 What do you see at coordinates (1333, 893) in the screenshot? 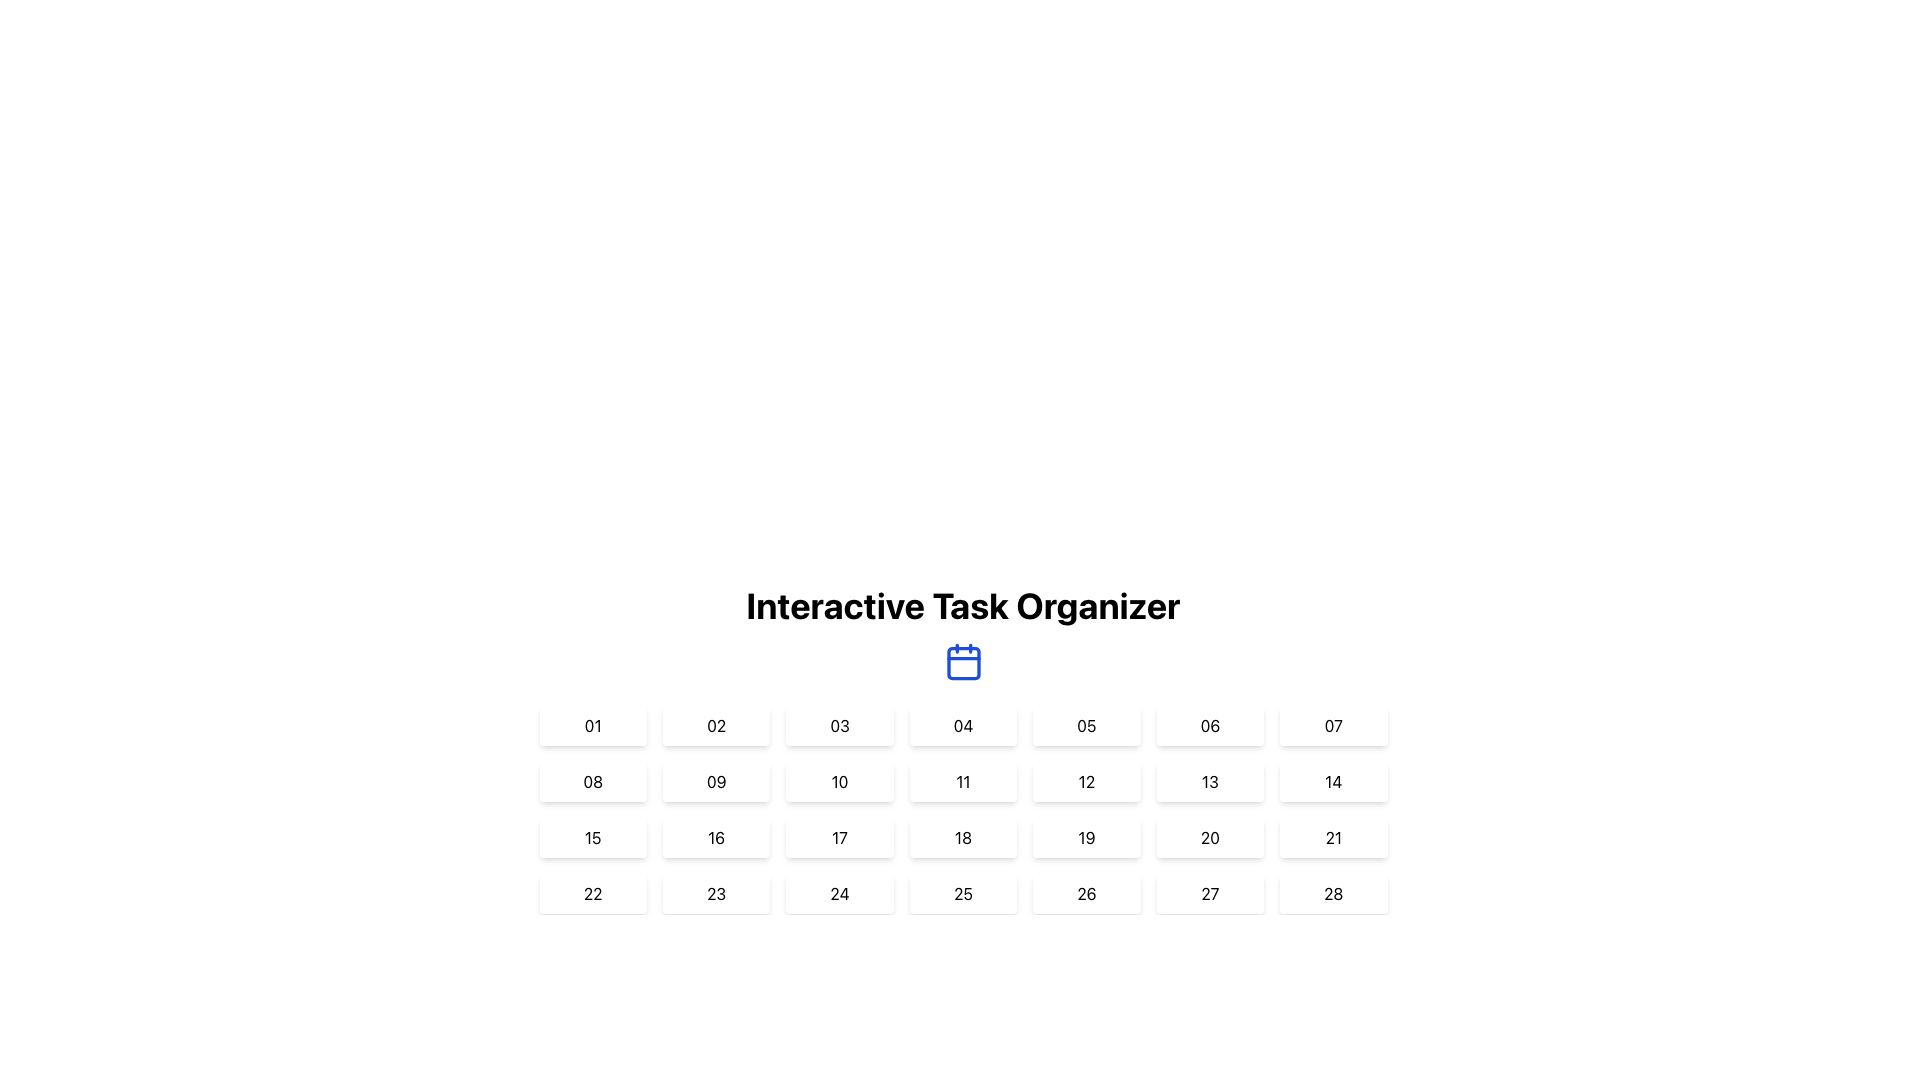
I see `the clickable button in the bottom row of the calendar grid, specifically located in the 7th column of the 4th row, to trigger its hover effect` at bounding box center [1333, 893].